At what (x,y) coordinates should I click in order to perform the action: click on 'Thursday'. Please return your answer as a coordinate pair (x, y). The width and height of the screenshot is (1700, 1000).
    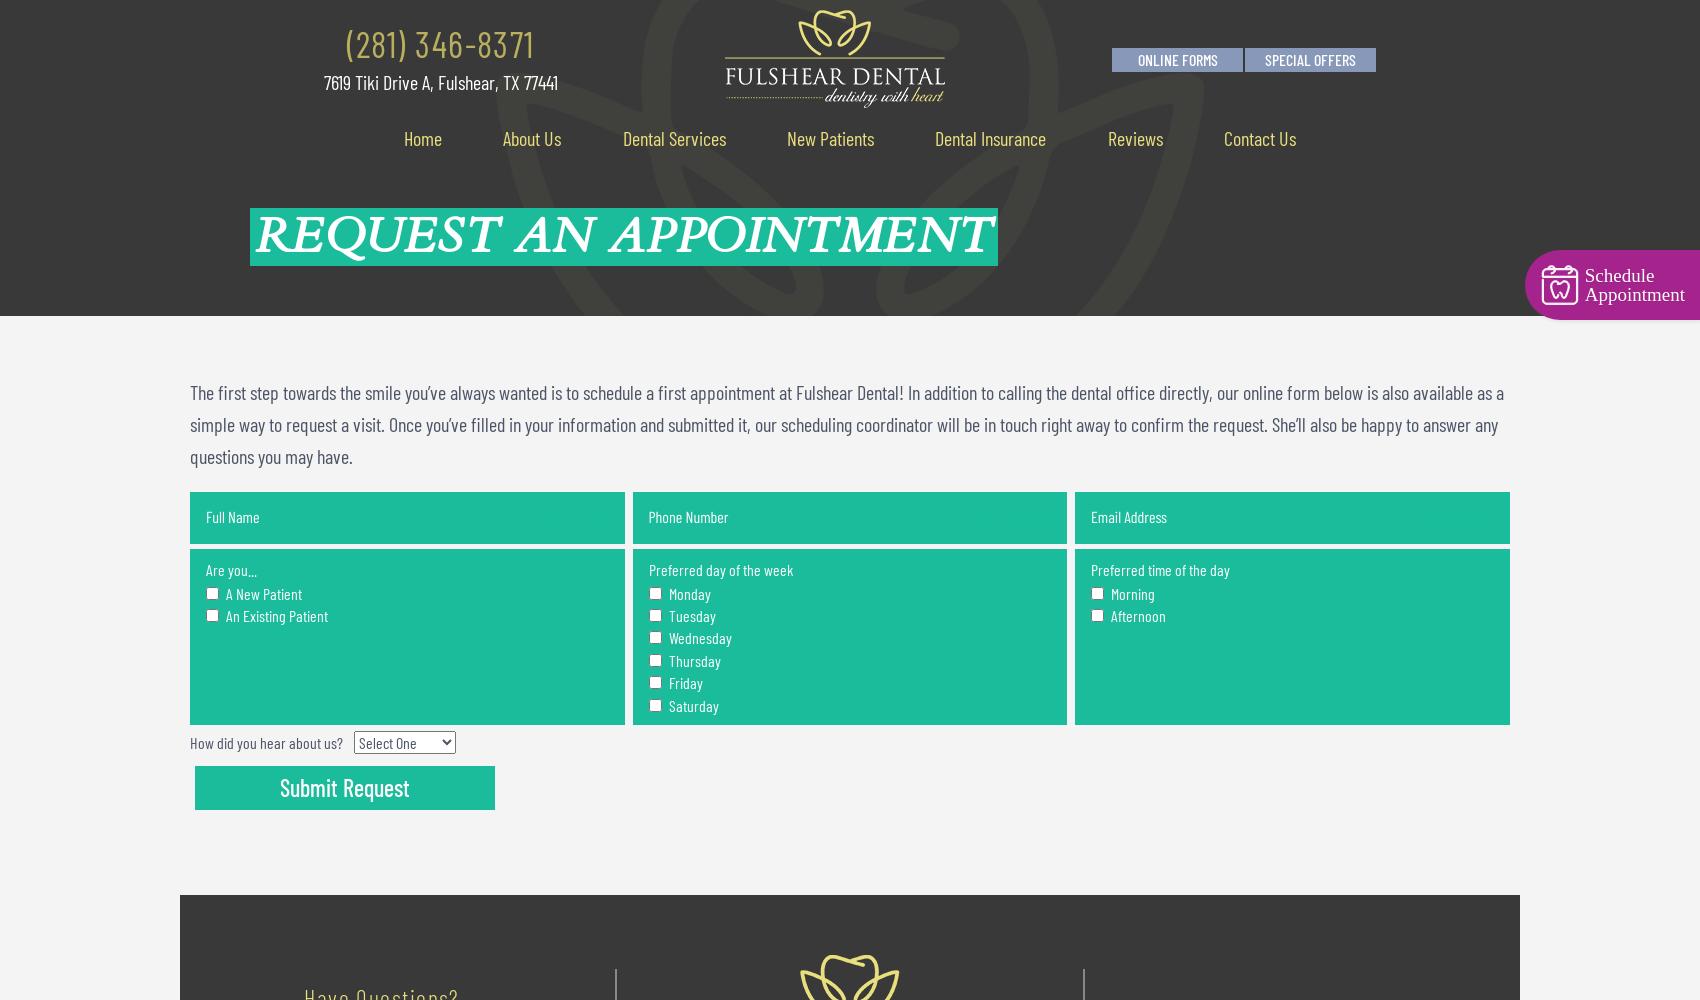
    Looking at the image, I should click on (692, 659).